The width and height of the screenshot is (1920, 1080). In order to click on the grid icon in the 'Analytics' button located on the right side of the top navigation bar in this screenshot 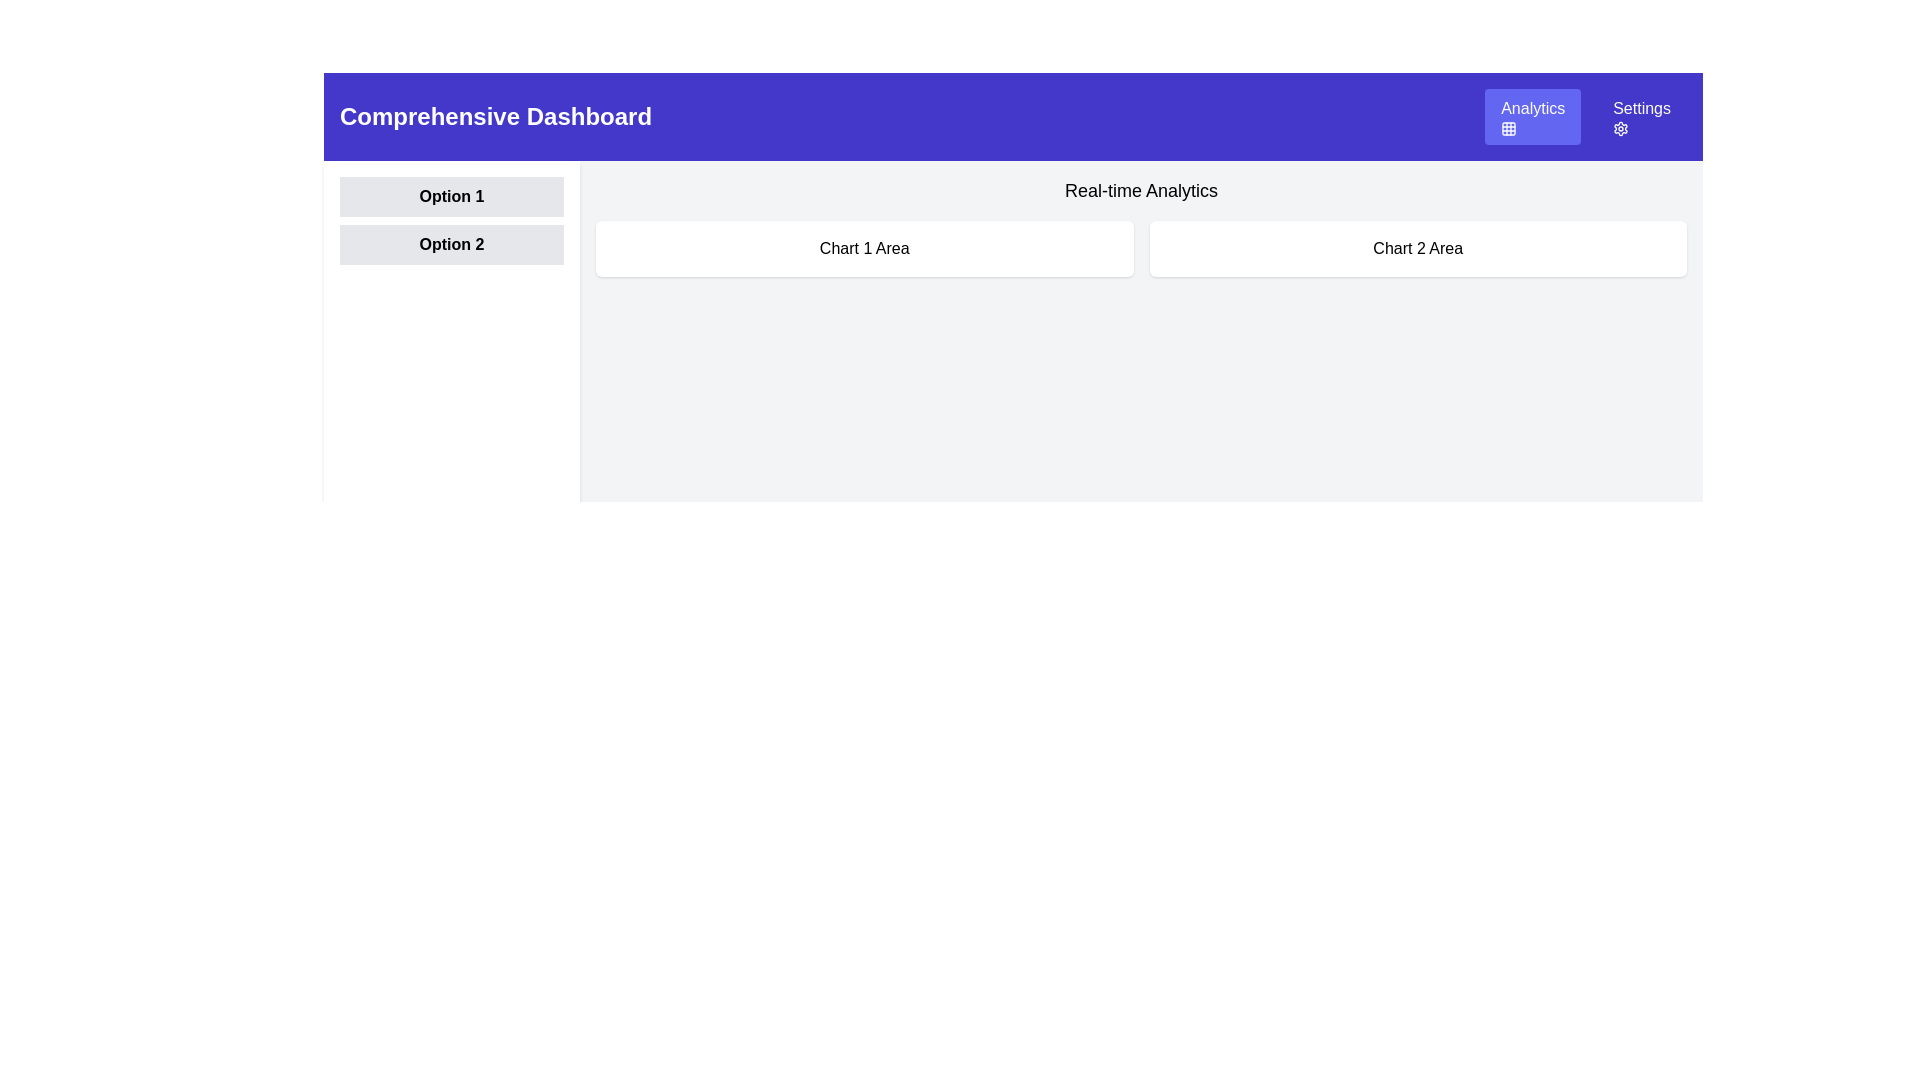, I will do `click(1509, 128)`.